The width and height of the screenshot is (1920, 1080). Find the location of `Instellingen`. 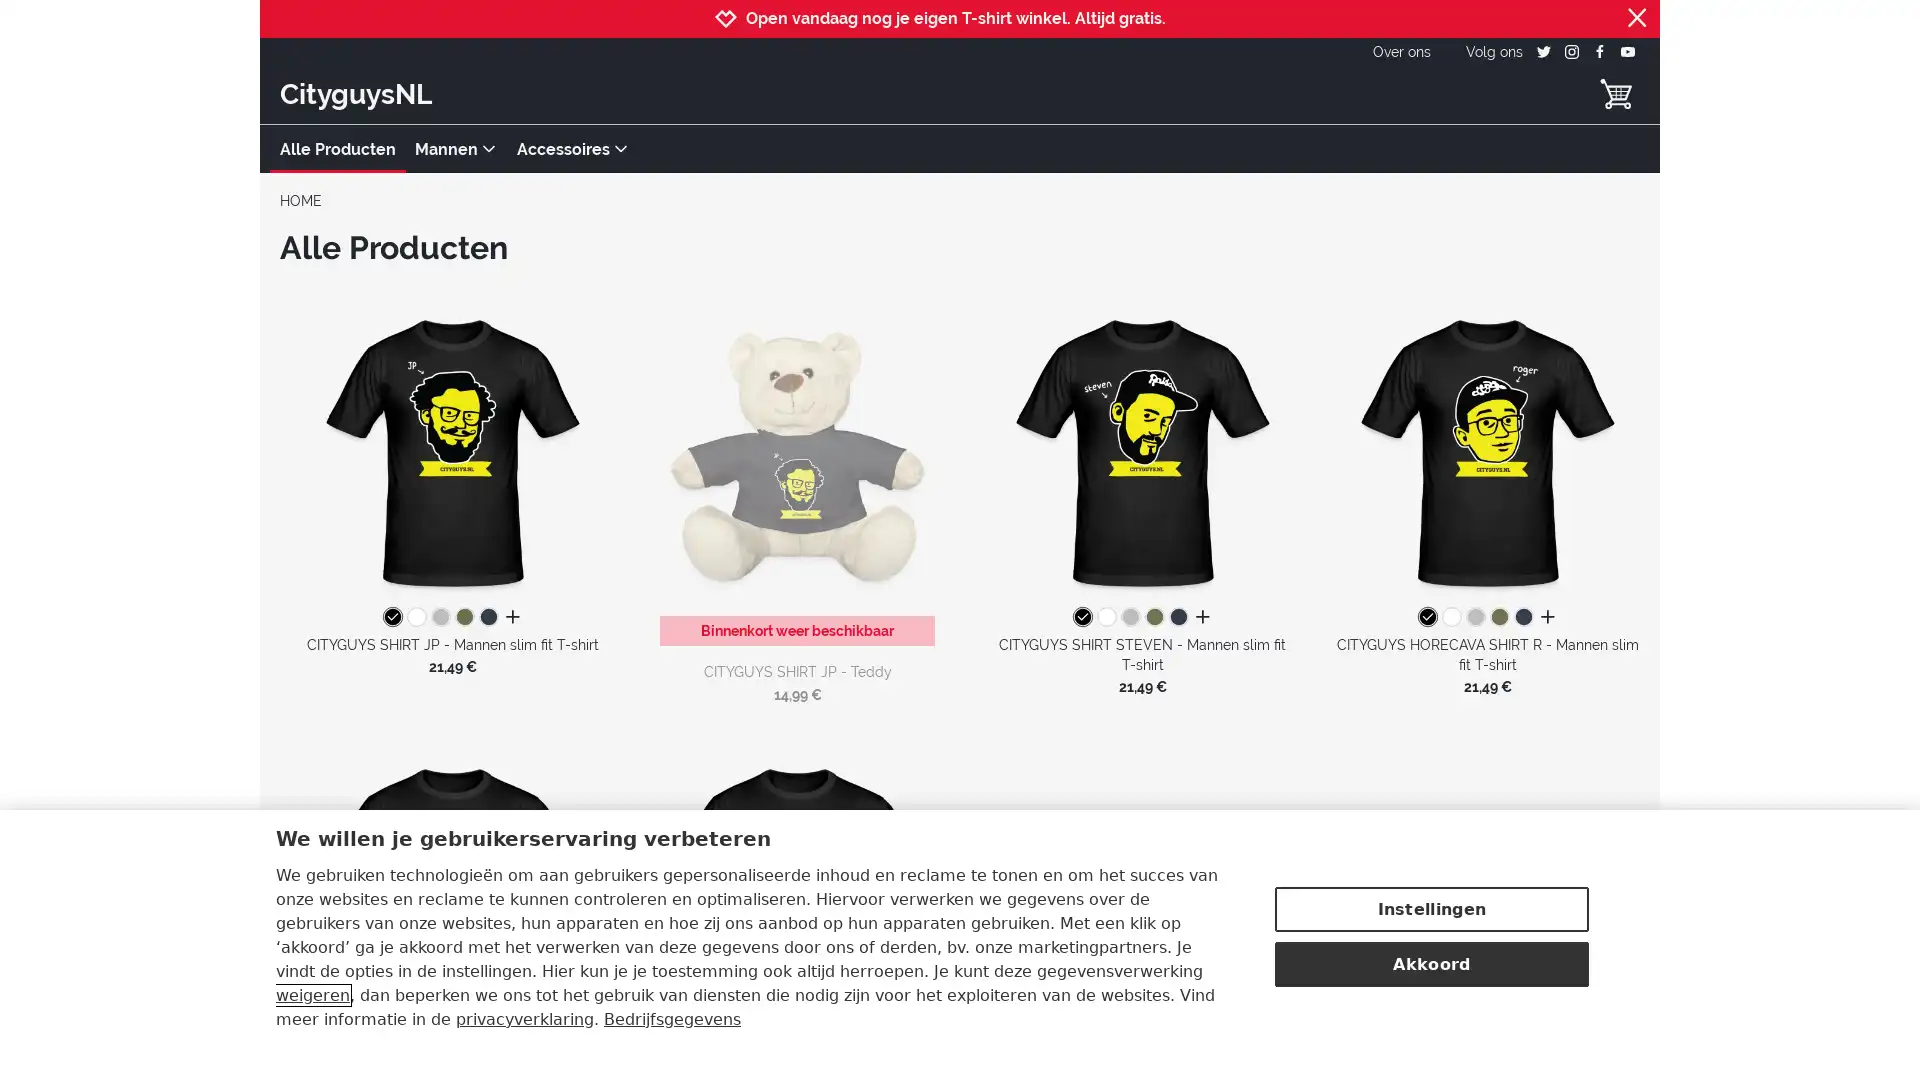

Instellingen is located at coordinates (1430, 909).